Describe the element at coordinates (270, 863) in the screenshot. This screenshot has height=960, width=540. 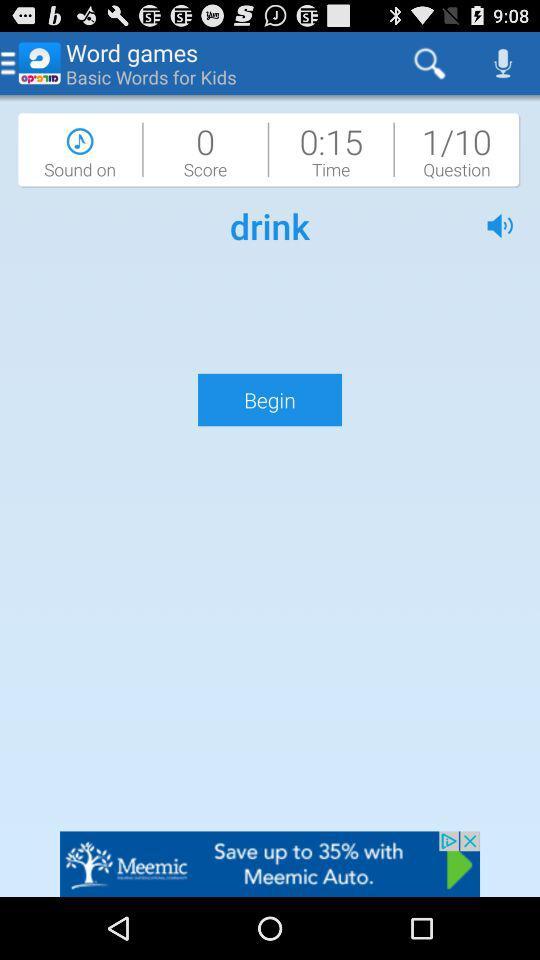
I see `advertisement` at that location.